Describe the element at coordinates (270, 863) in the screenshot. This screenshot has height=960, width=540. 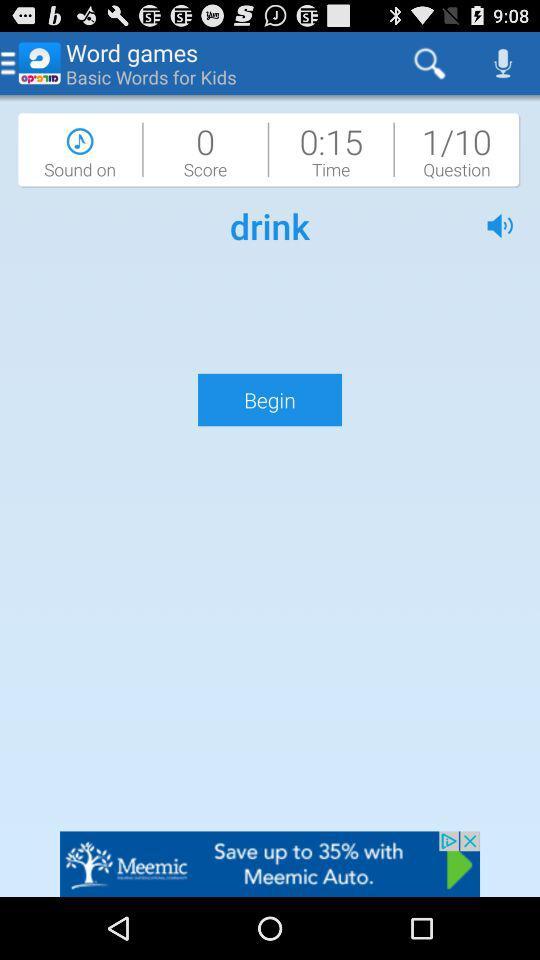
I see `advertisement` at that location.